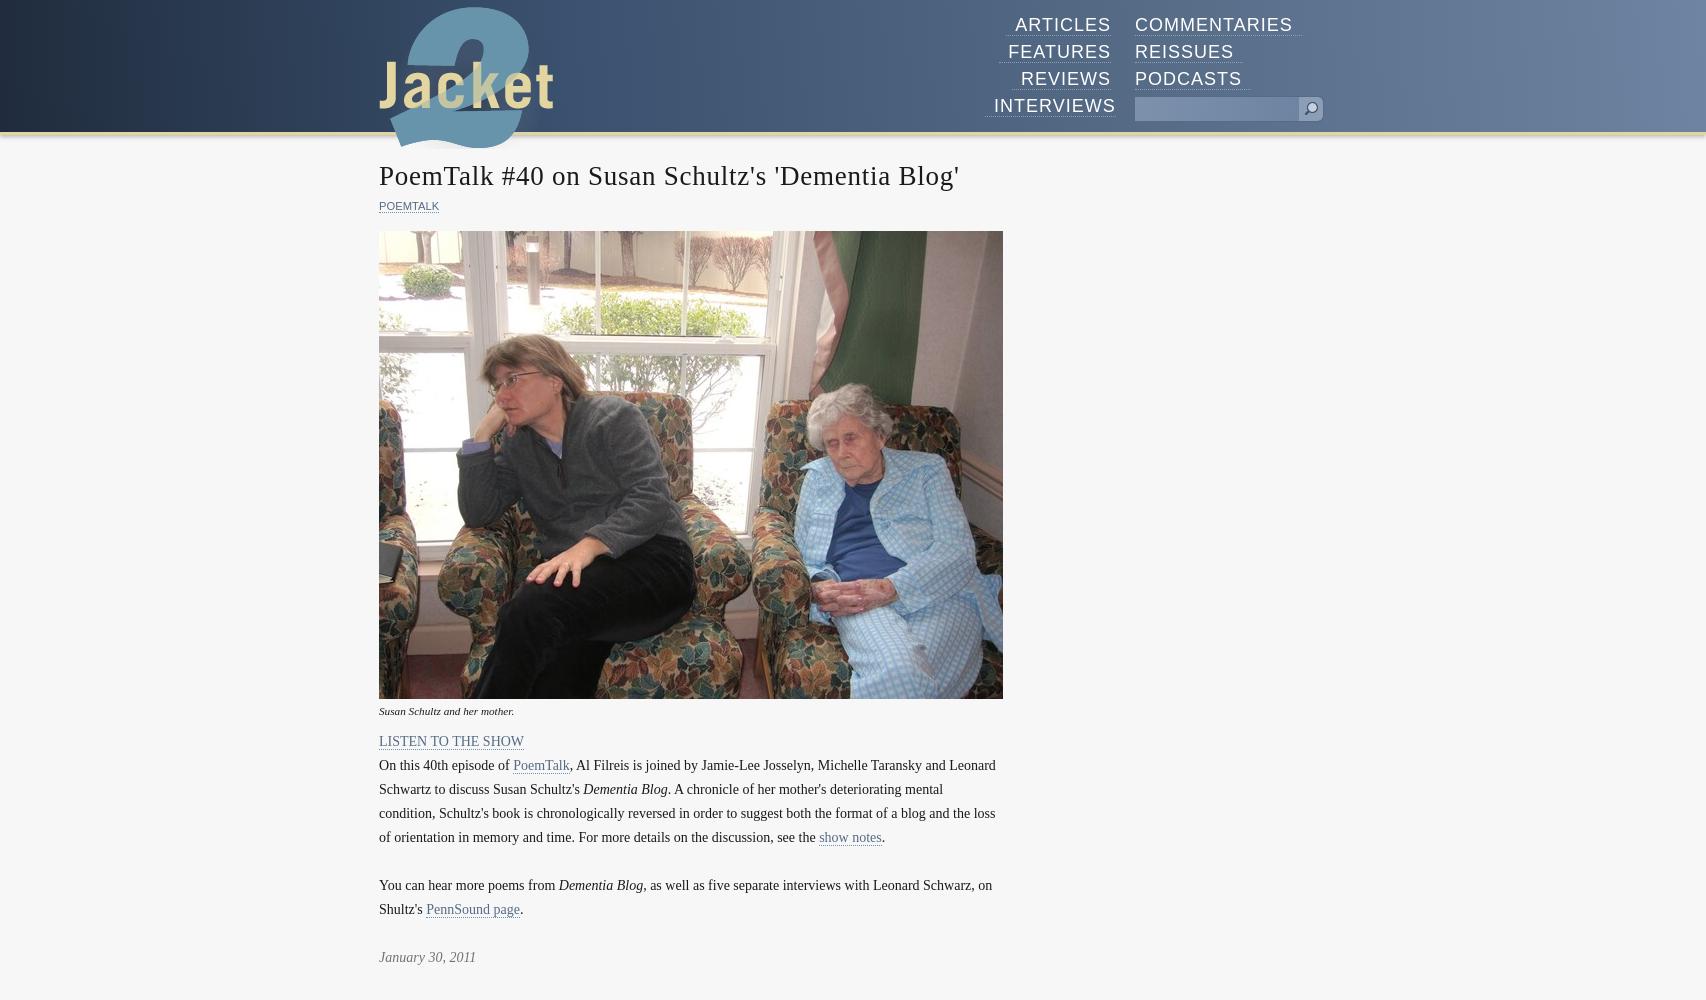 This screenshot has width=1706, height=1000. What do you see at coordinates (379, 739) in the screenshot?
I see `'LISTEN TO THE SHOW'` at bounding box center [379, 739].